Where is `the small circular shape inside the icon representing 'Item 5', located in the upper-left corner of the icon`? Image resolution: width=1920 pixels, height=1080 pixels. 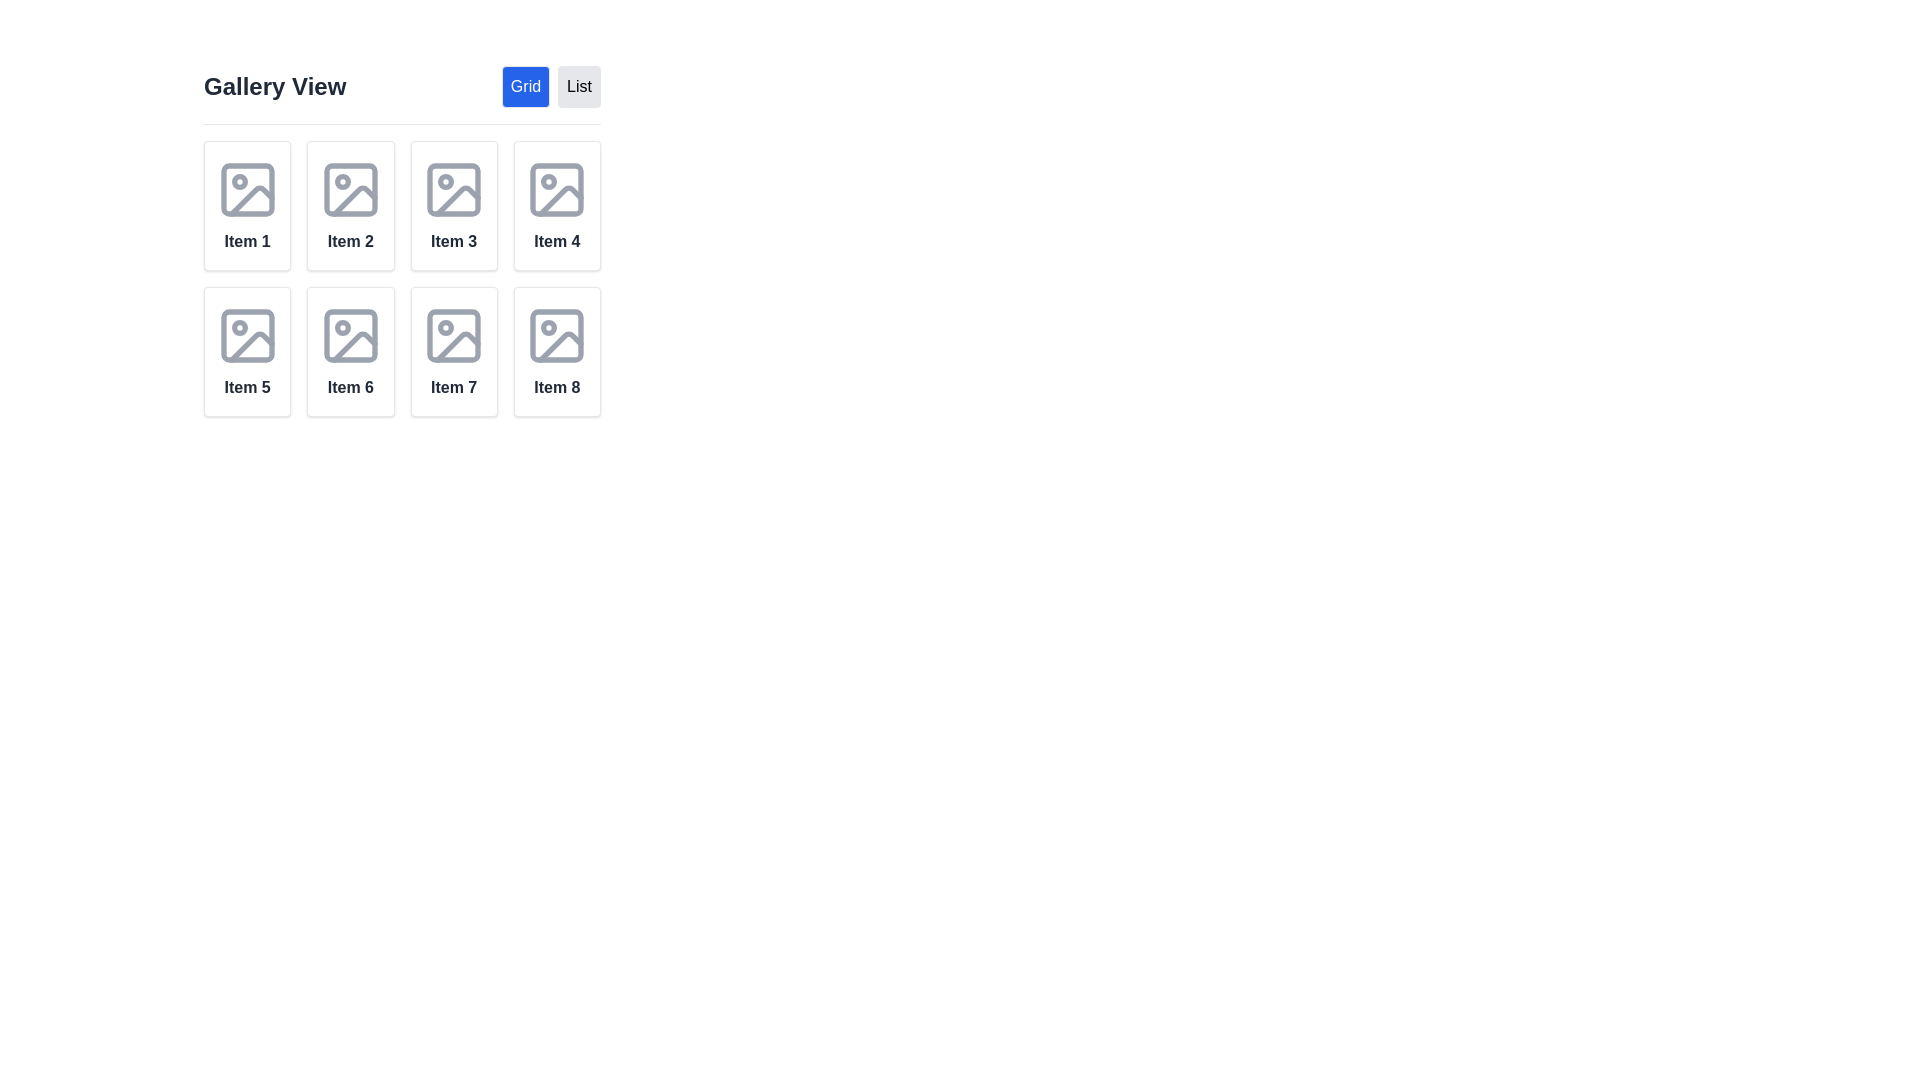
the small circular shape inside the icon representing 'Item 5', located in the upper-left corner of the icon is located at coordinates (239, 326).